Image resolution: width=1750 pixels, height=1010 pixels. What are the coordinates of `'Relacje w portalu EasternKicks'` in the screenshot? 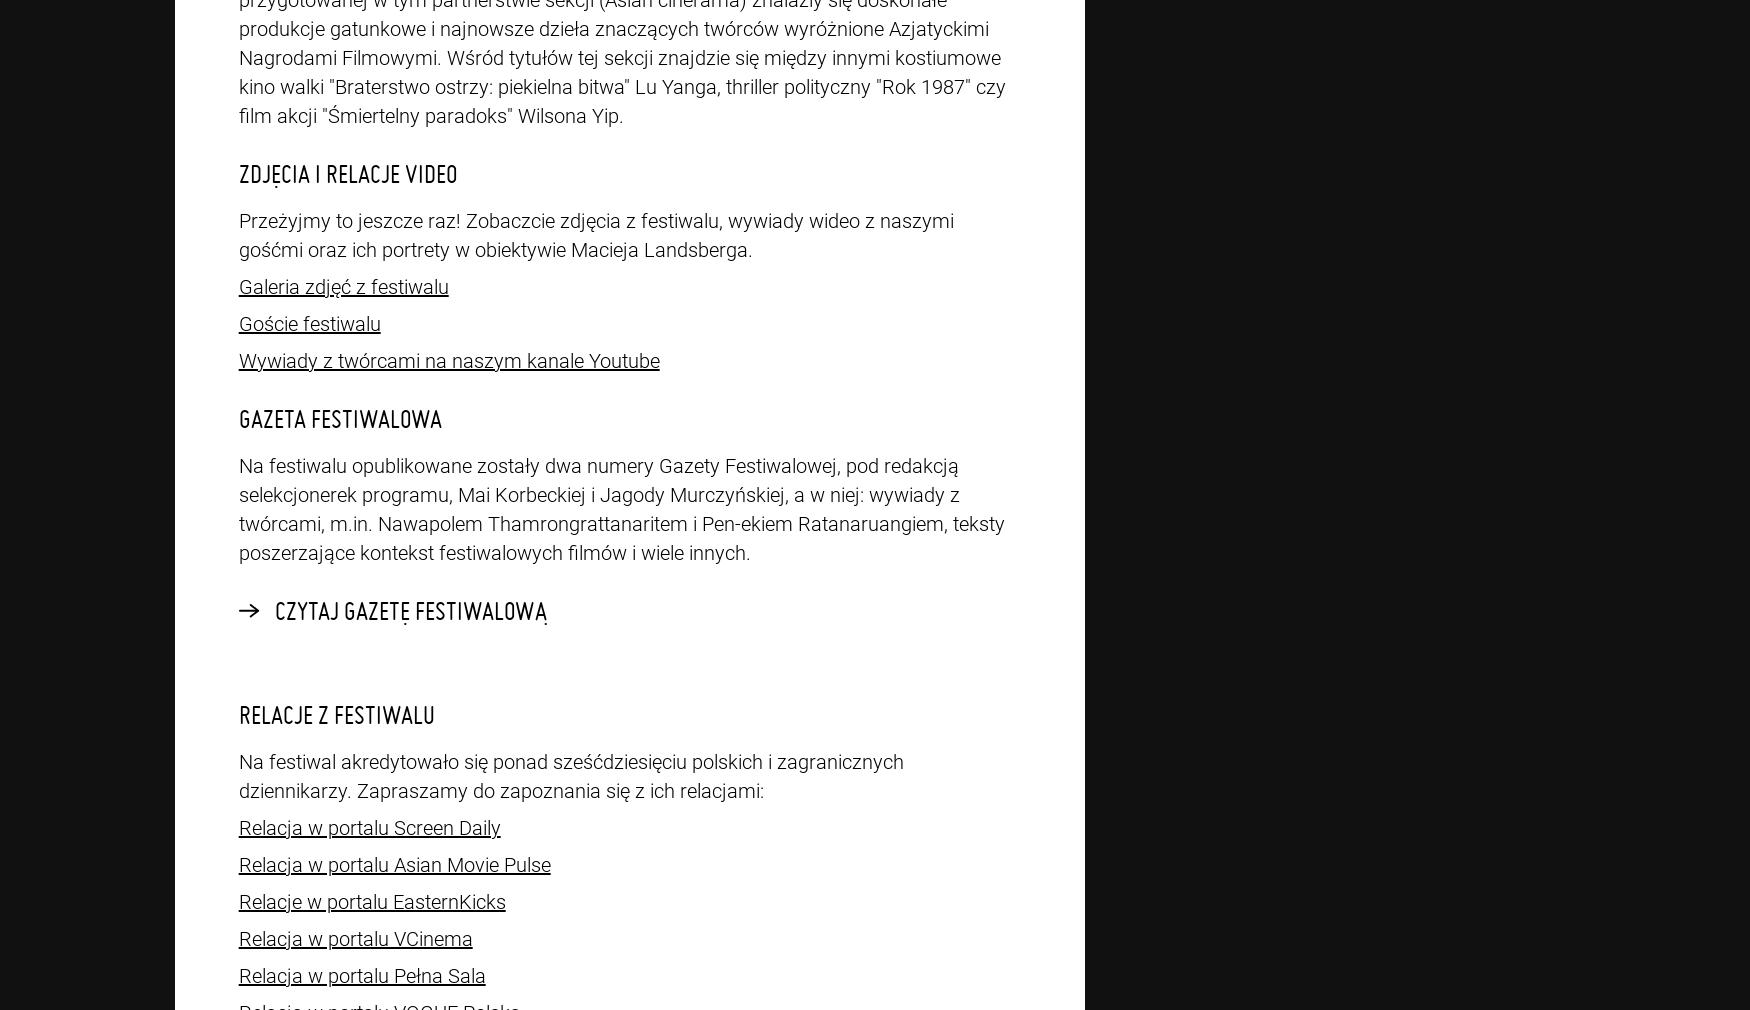 It's located at (238, 902).